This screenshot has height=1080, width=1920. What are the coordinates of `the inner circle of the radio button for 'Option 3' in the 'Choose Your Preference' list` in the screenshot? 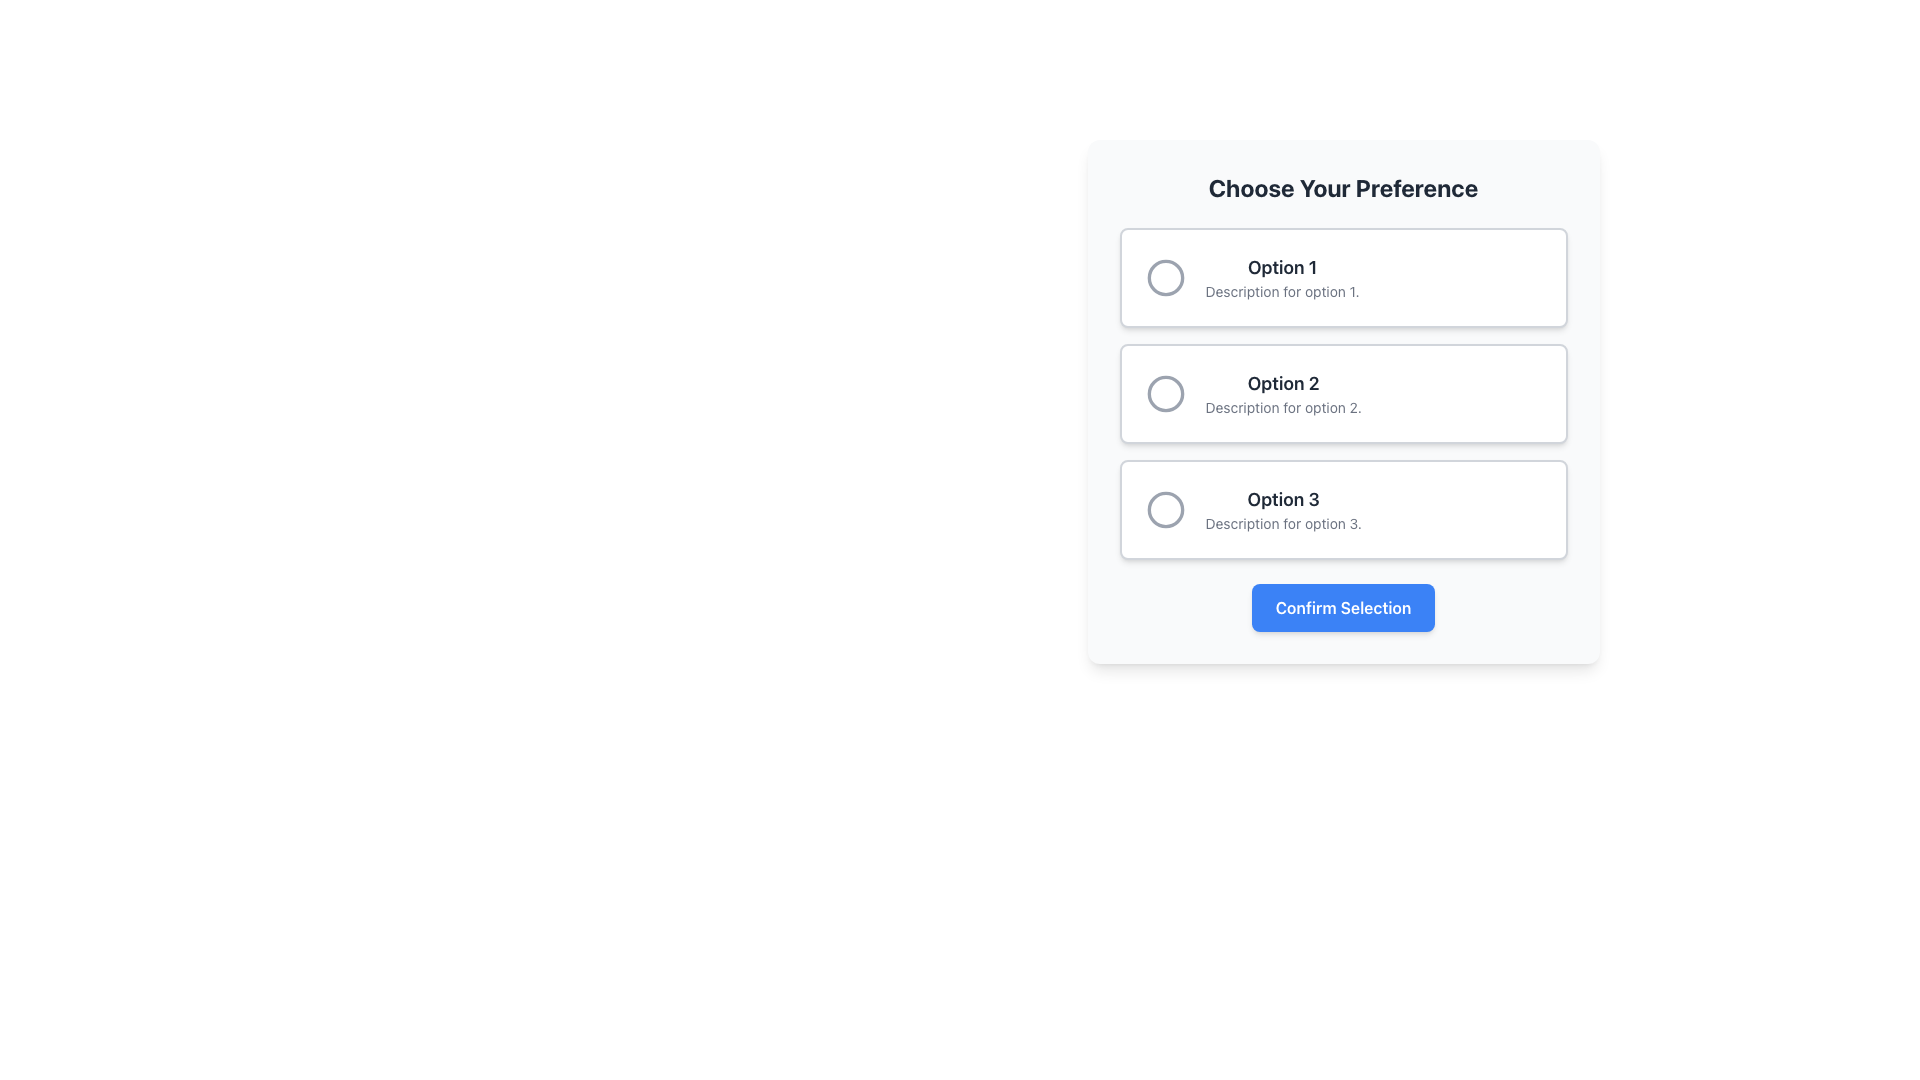 It's located at (1165, 508).